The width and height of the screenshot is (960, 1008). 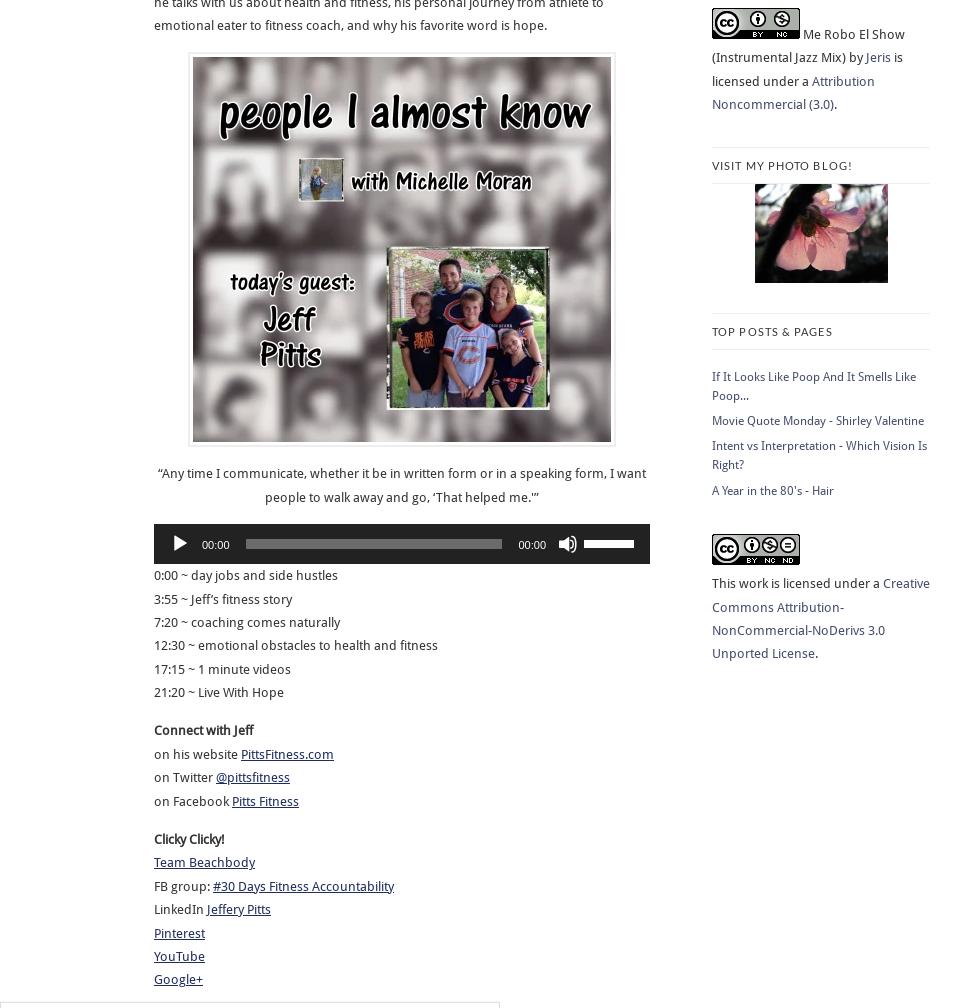 What do you see at coordinates (286, 753) in the screenshot?
I see `'PittsFitness.com'` at bounding box center [286, 753].